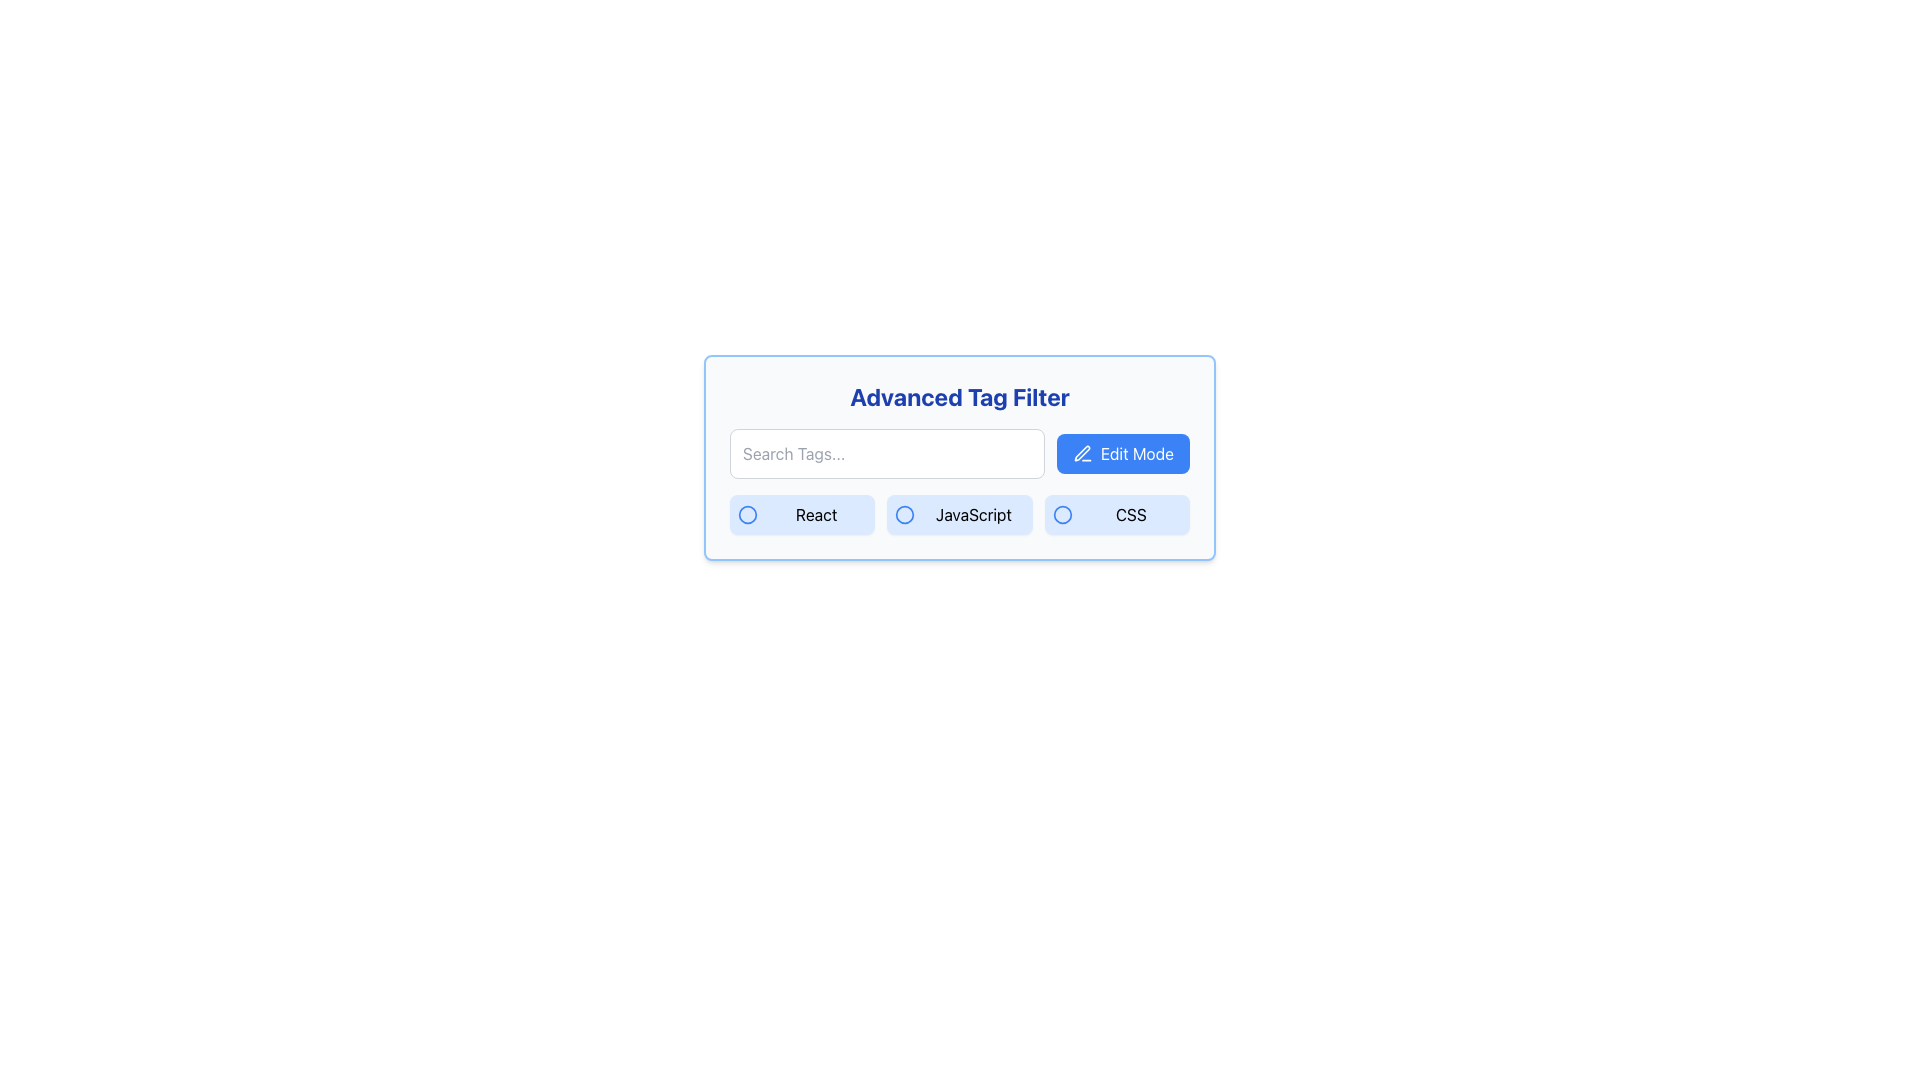 Image resolution: width=1920 pixels, height=1080 pixels. What do you see at coordinates (960, 514) in the screenshot?
I see `the button labeled 'JavaScript'` at bounding box center [960, 514].